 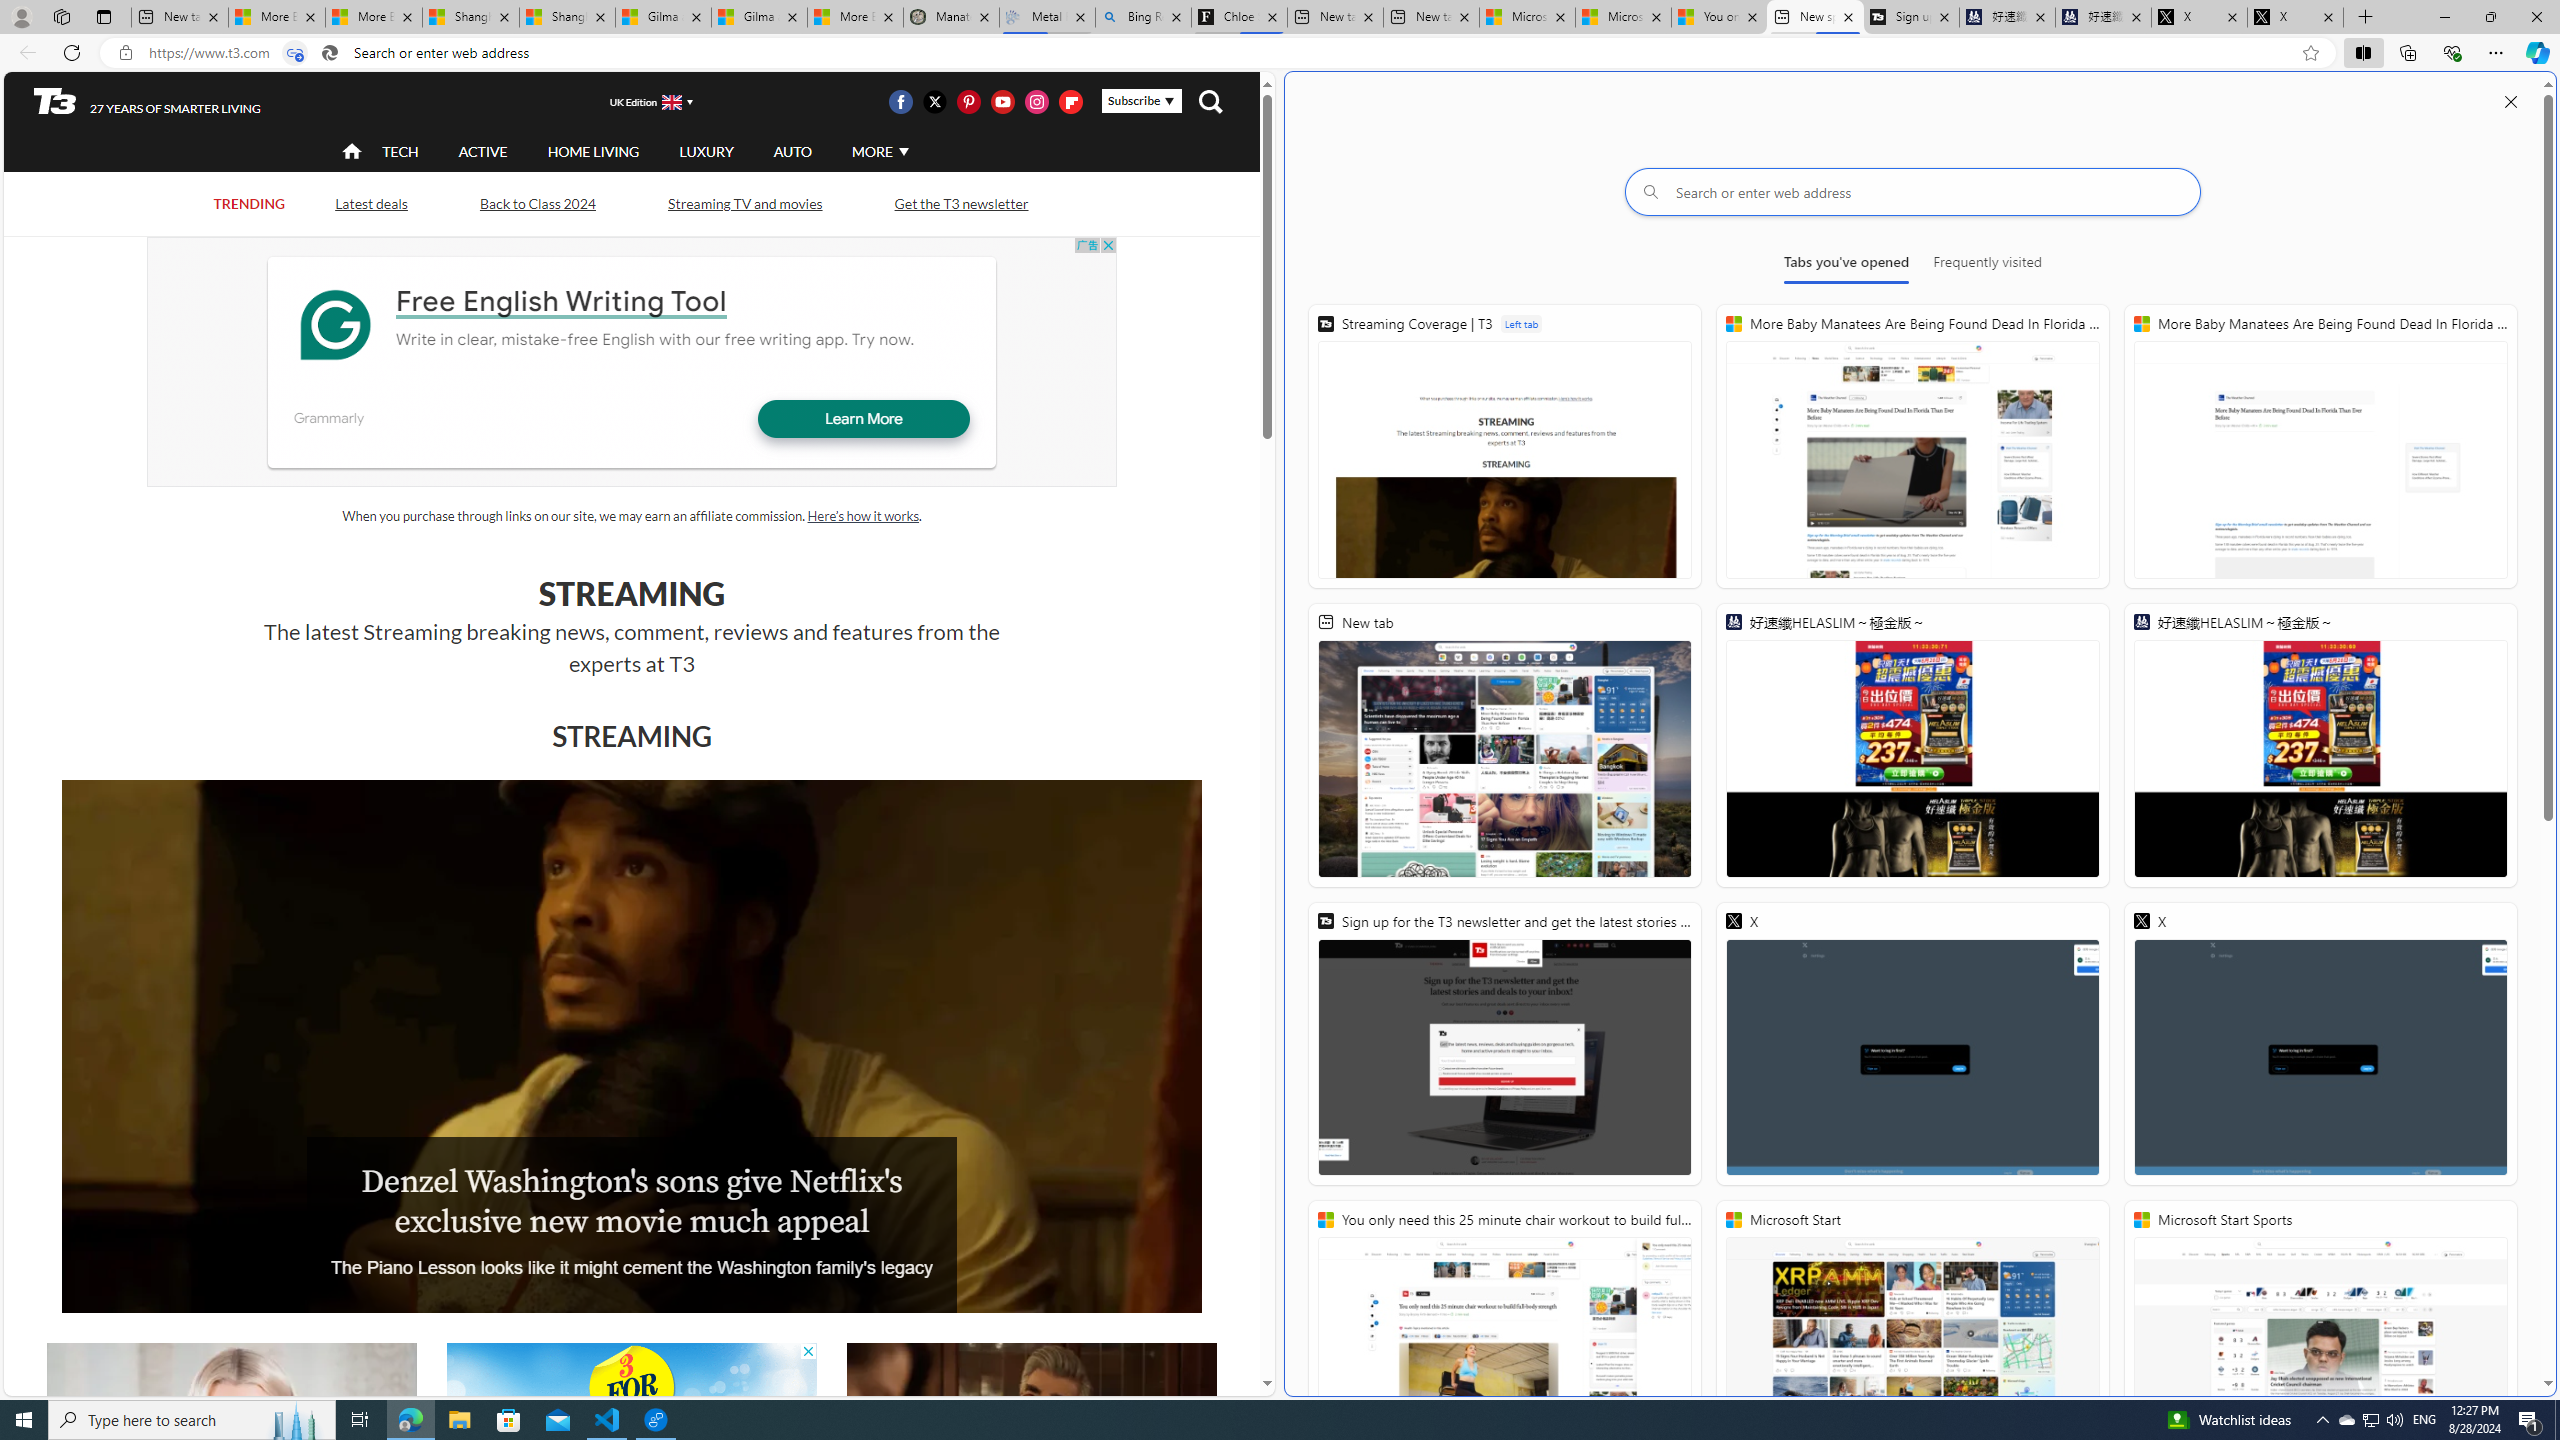 I want to click on 'MORE ', so click(x=877, y=150).